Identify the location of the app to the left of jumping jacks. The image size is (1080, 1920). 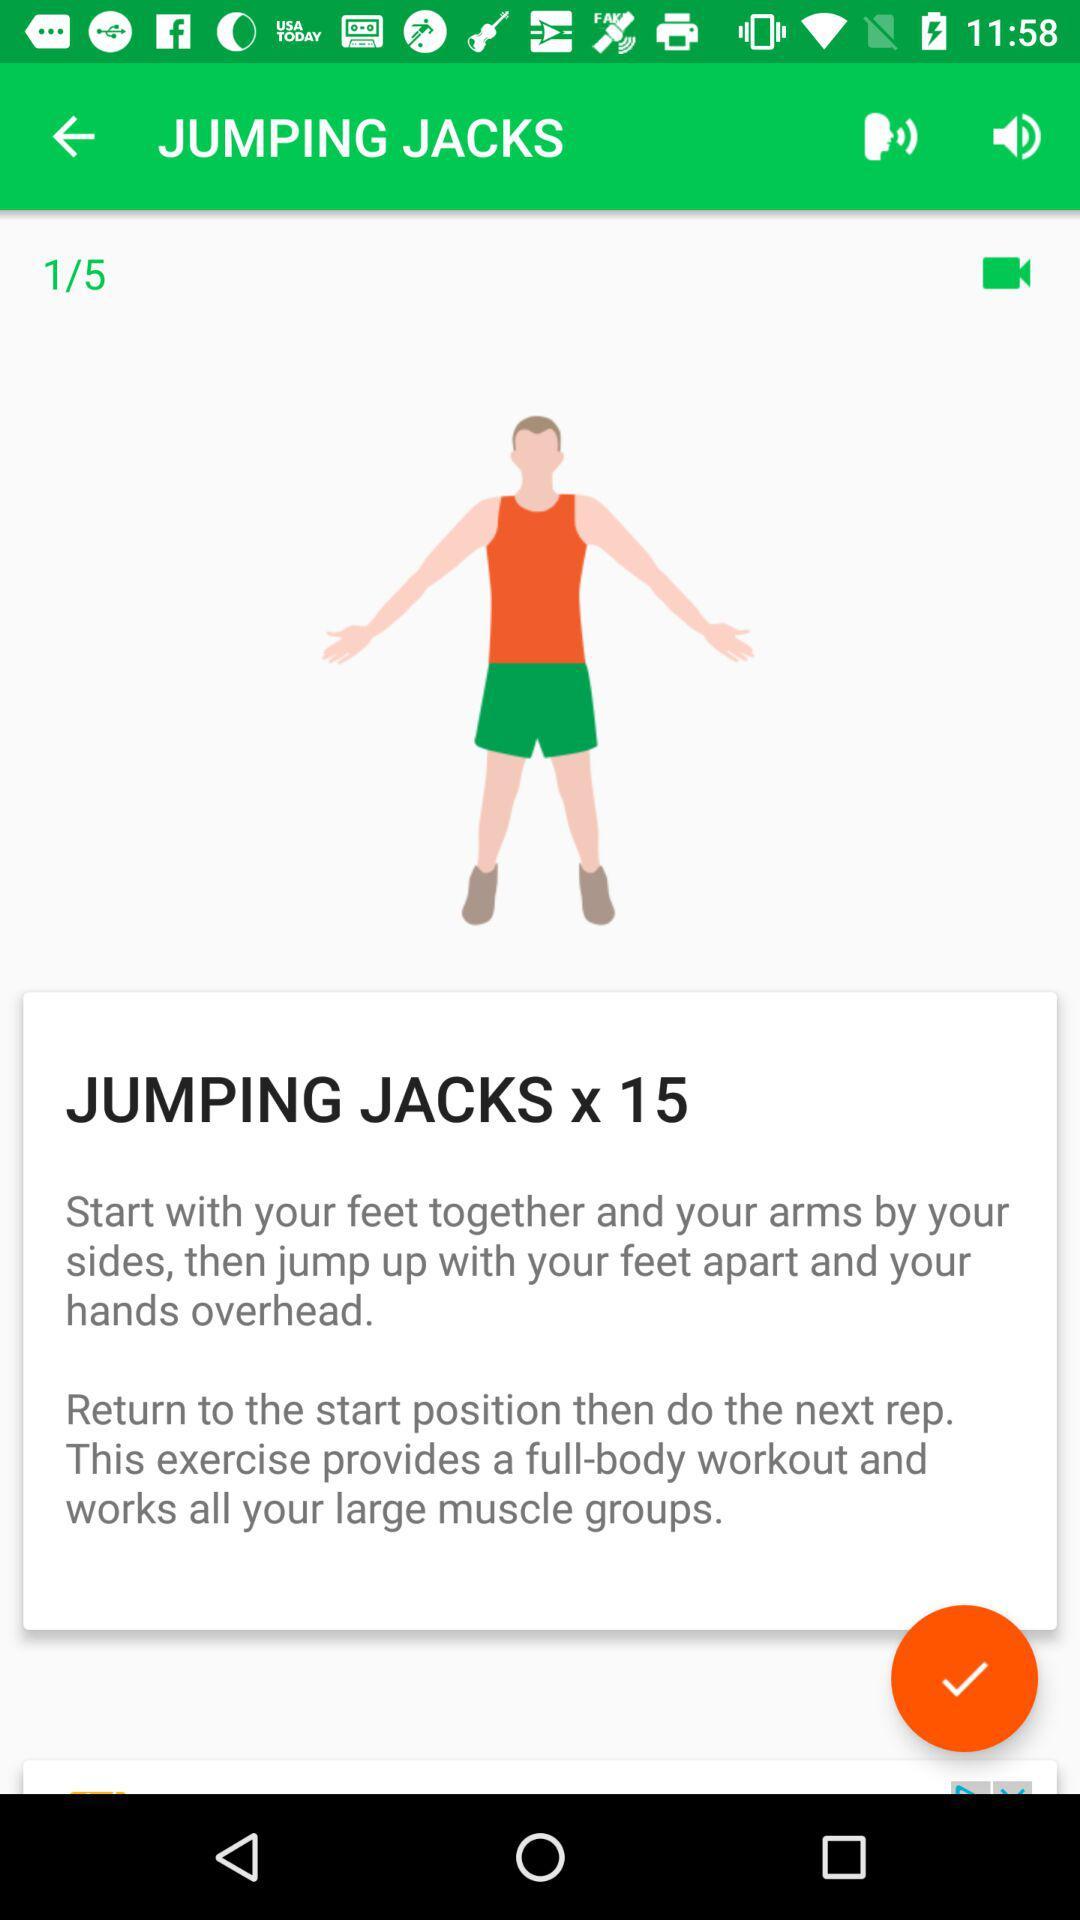
(72, 135).